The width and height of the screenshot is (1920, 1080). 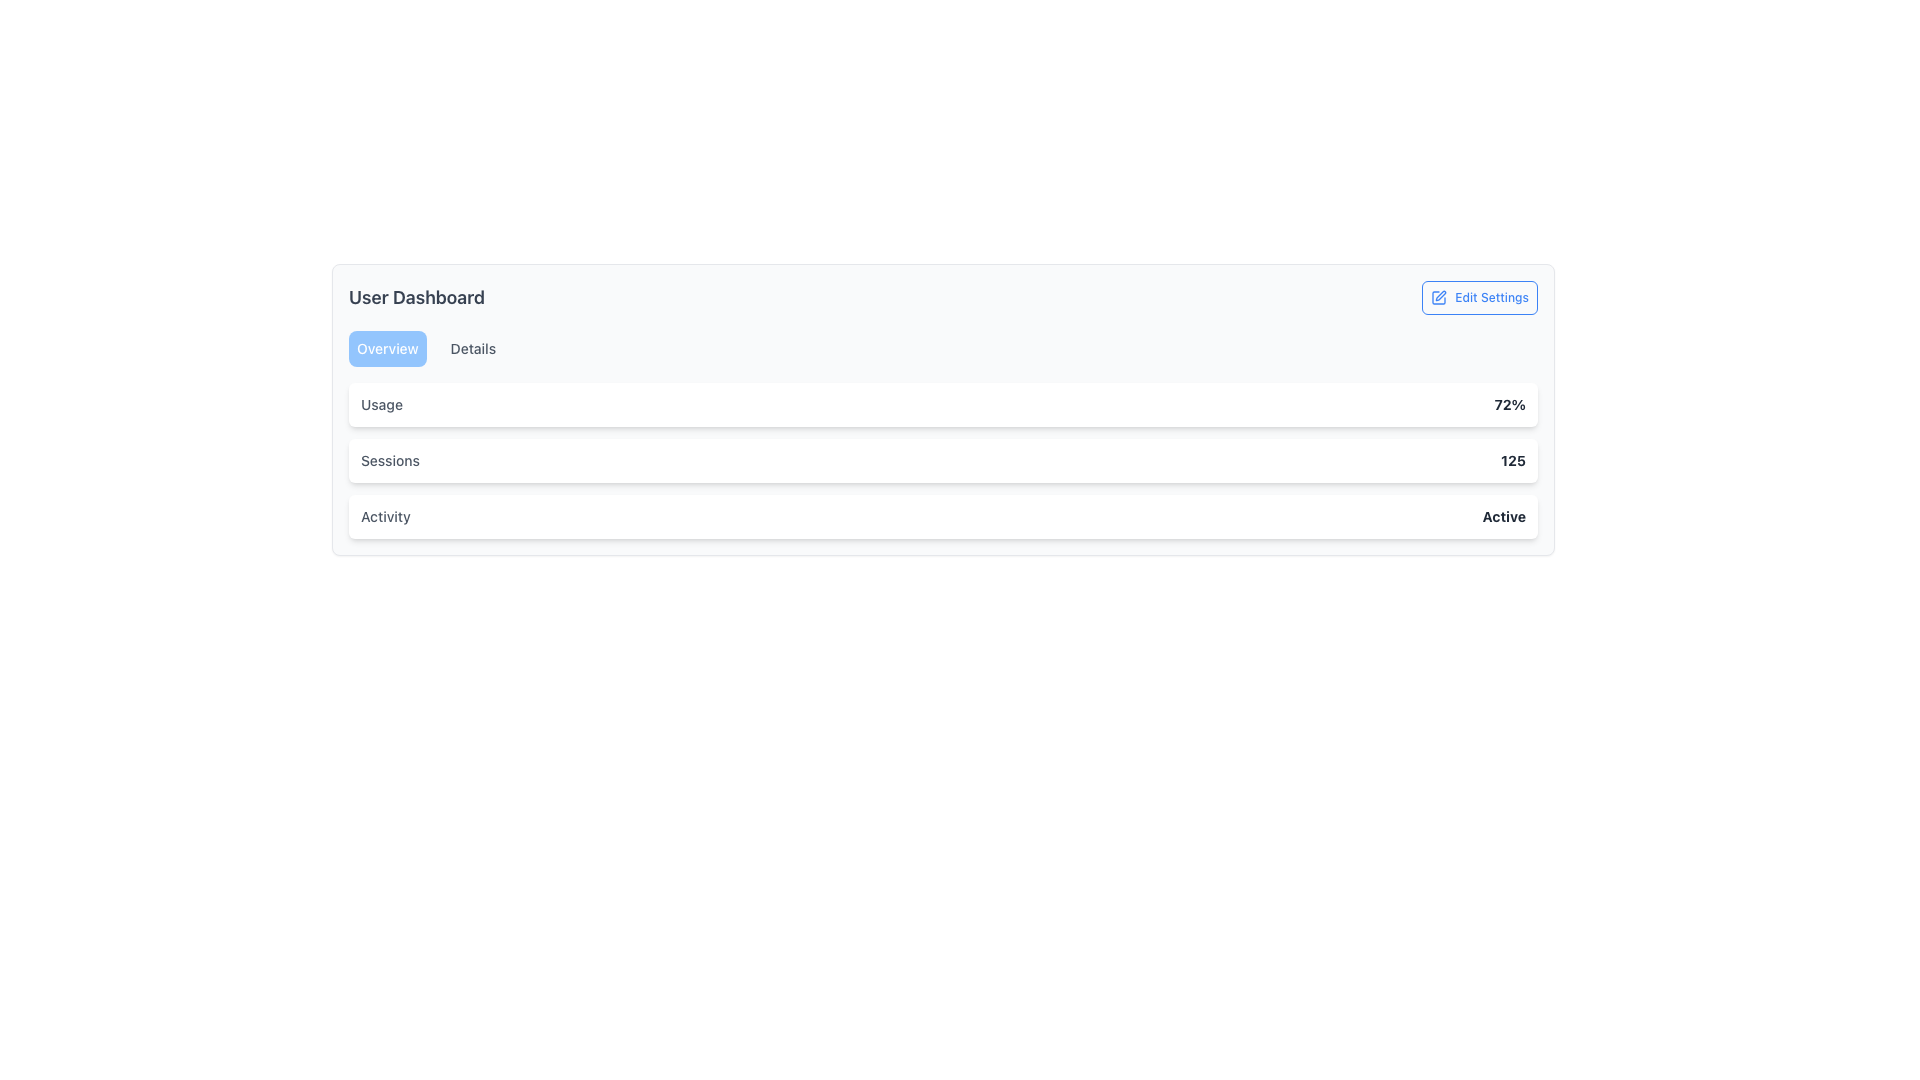 What do you see at coordinates (390, 461) in the screenshot?
I see `the Static Text Label that describes the associated numerical value '125', located on the left side of a horizontally aligned section with a white background and rounded edges` at bounding box center [390, 461].